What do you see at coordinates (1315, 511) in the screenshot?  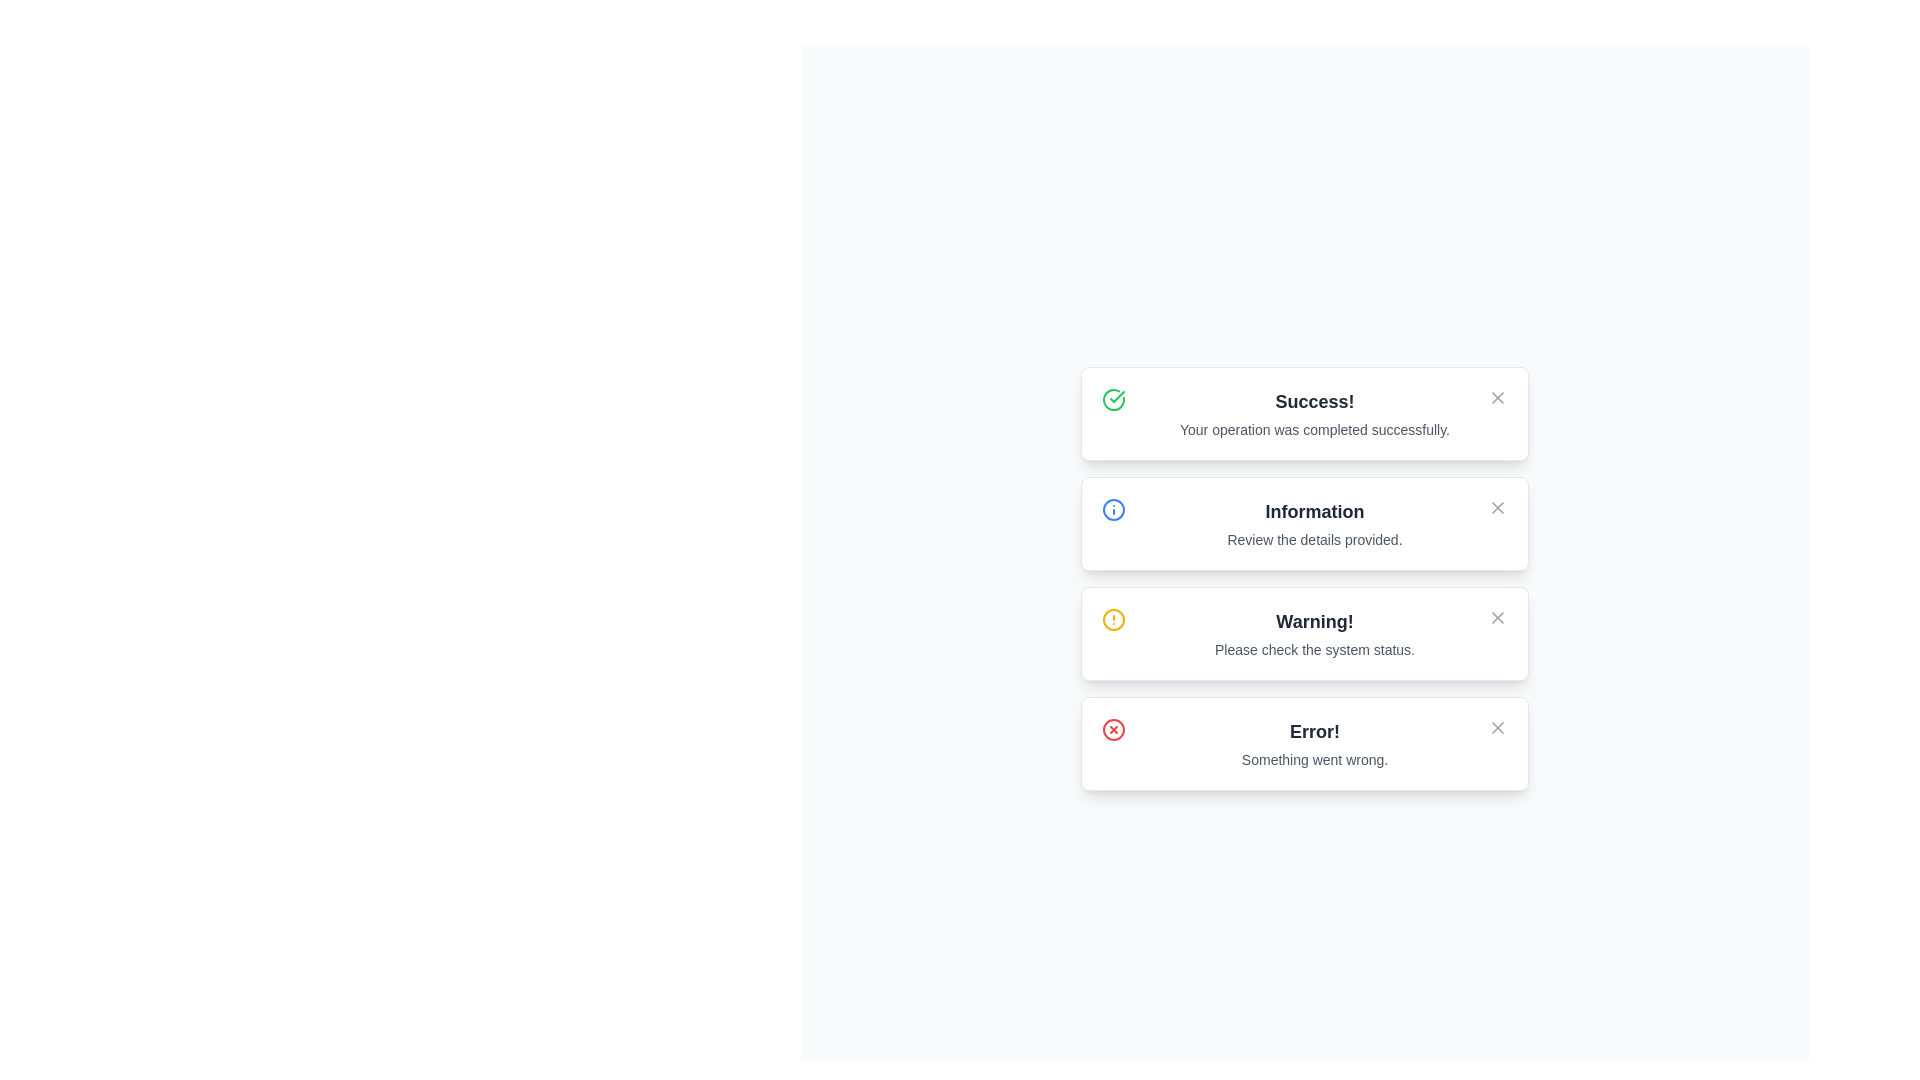 I see `any interactive elements located near the 'Information' text label within the notification card, which is the second card in a vertical stack of notifications` at bounding box center [1315, 511].